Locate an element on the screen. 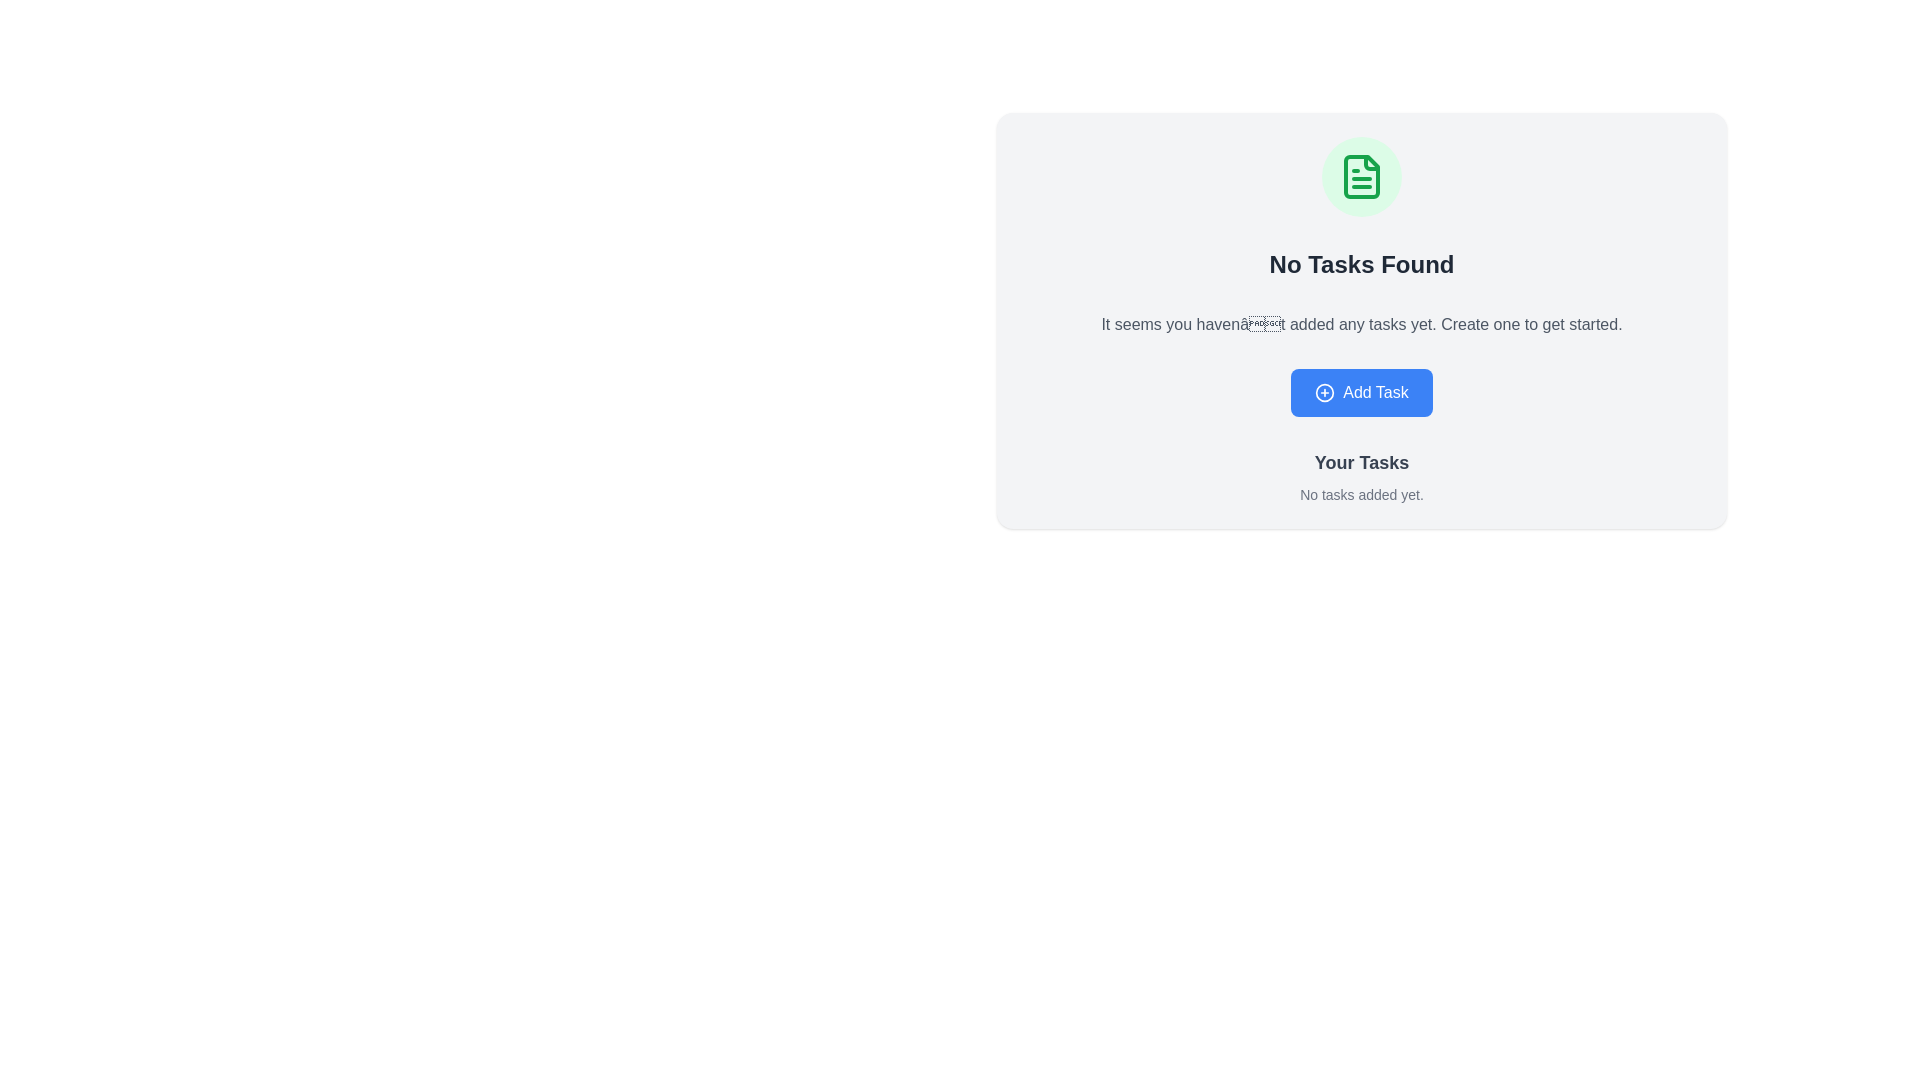  the blue rectangular button labeled 'Add Task' with a plus sign icon is located at coordinates (1361, 393).